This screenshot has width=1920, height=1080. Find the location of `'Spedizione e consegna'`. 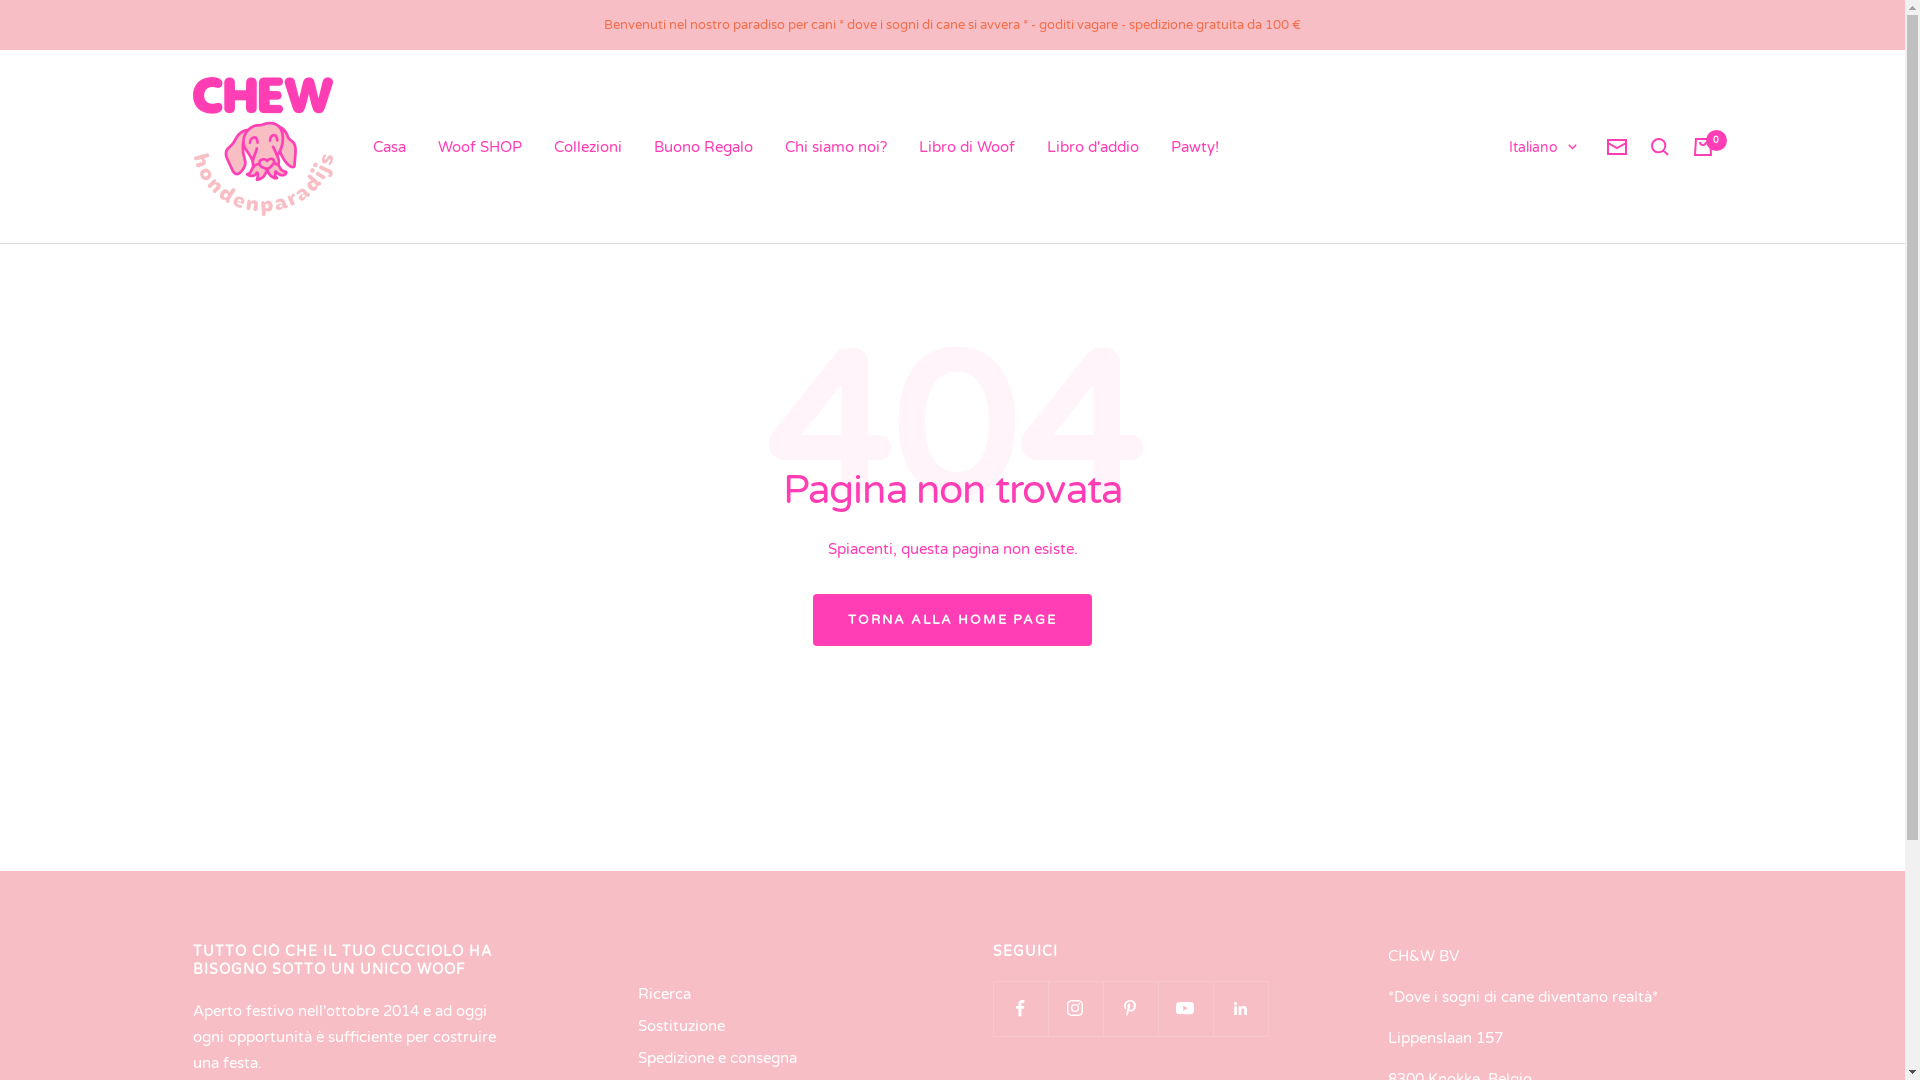

'Spedizione e consegna' is located at coordinates (717, 1056).